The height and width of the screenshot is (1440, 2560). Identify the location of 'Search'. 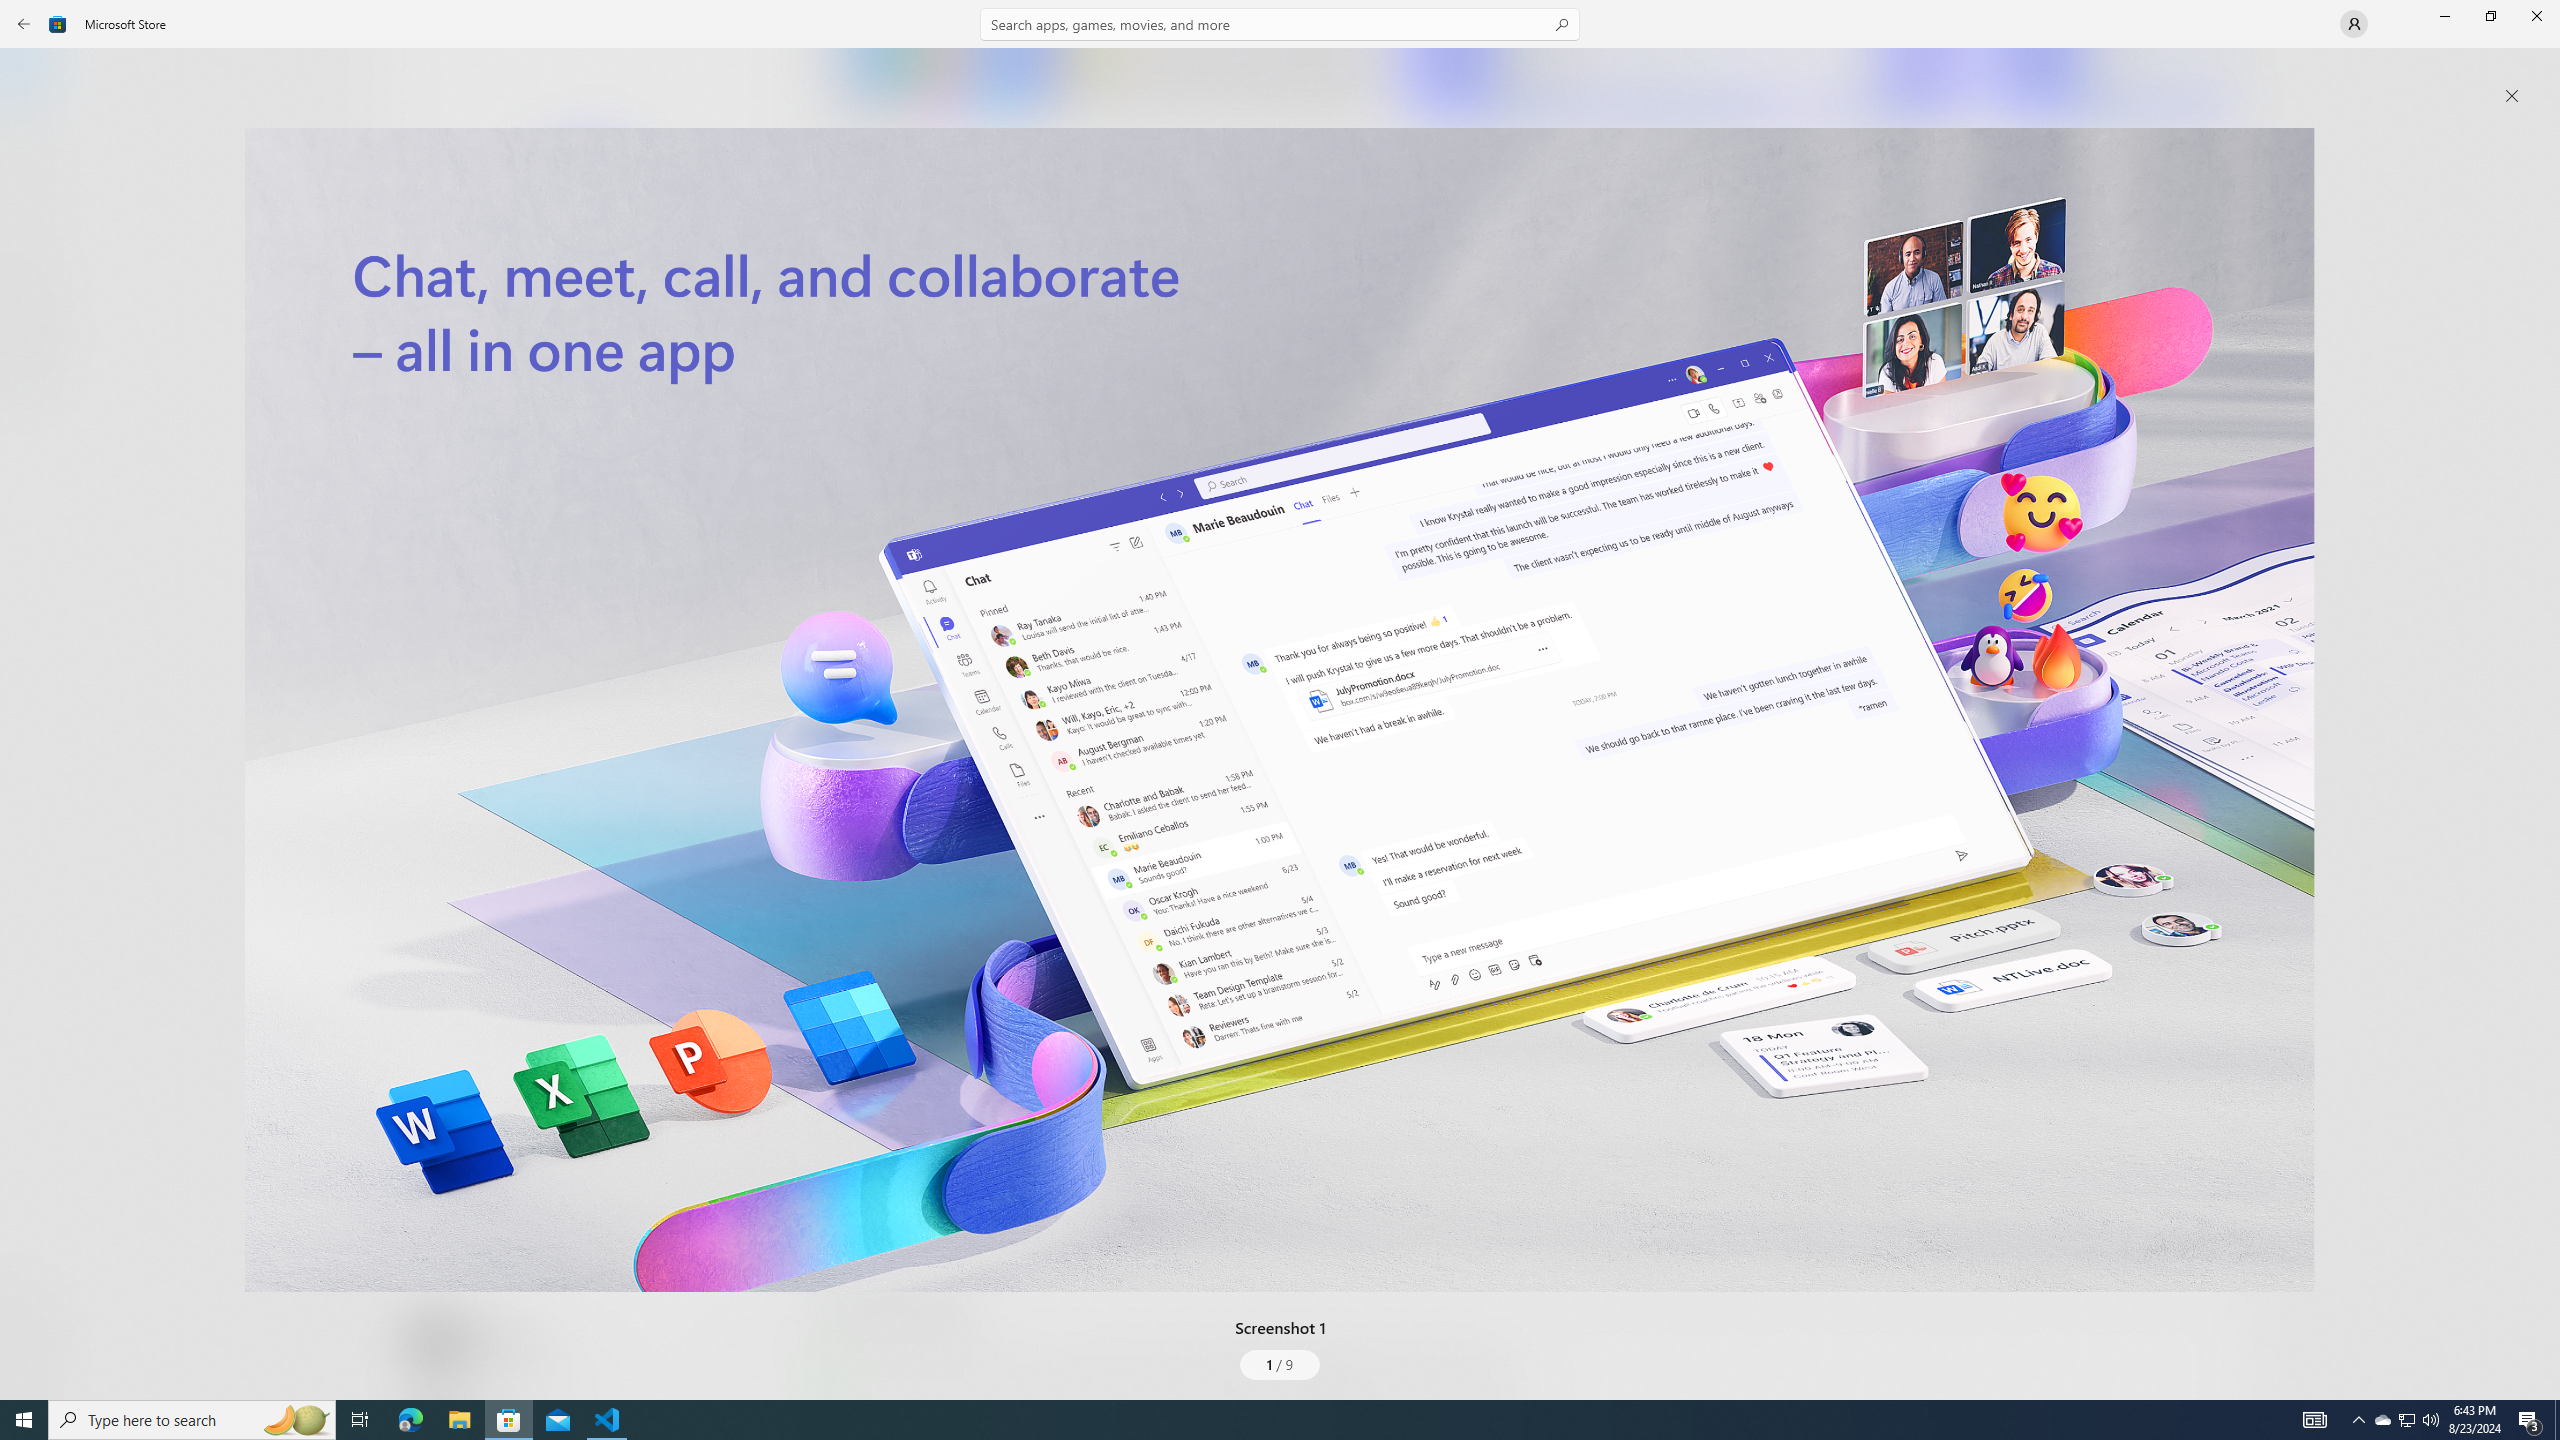
(1280, 23).